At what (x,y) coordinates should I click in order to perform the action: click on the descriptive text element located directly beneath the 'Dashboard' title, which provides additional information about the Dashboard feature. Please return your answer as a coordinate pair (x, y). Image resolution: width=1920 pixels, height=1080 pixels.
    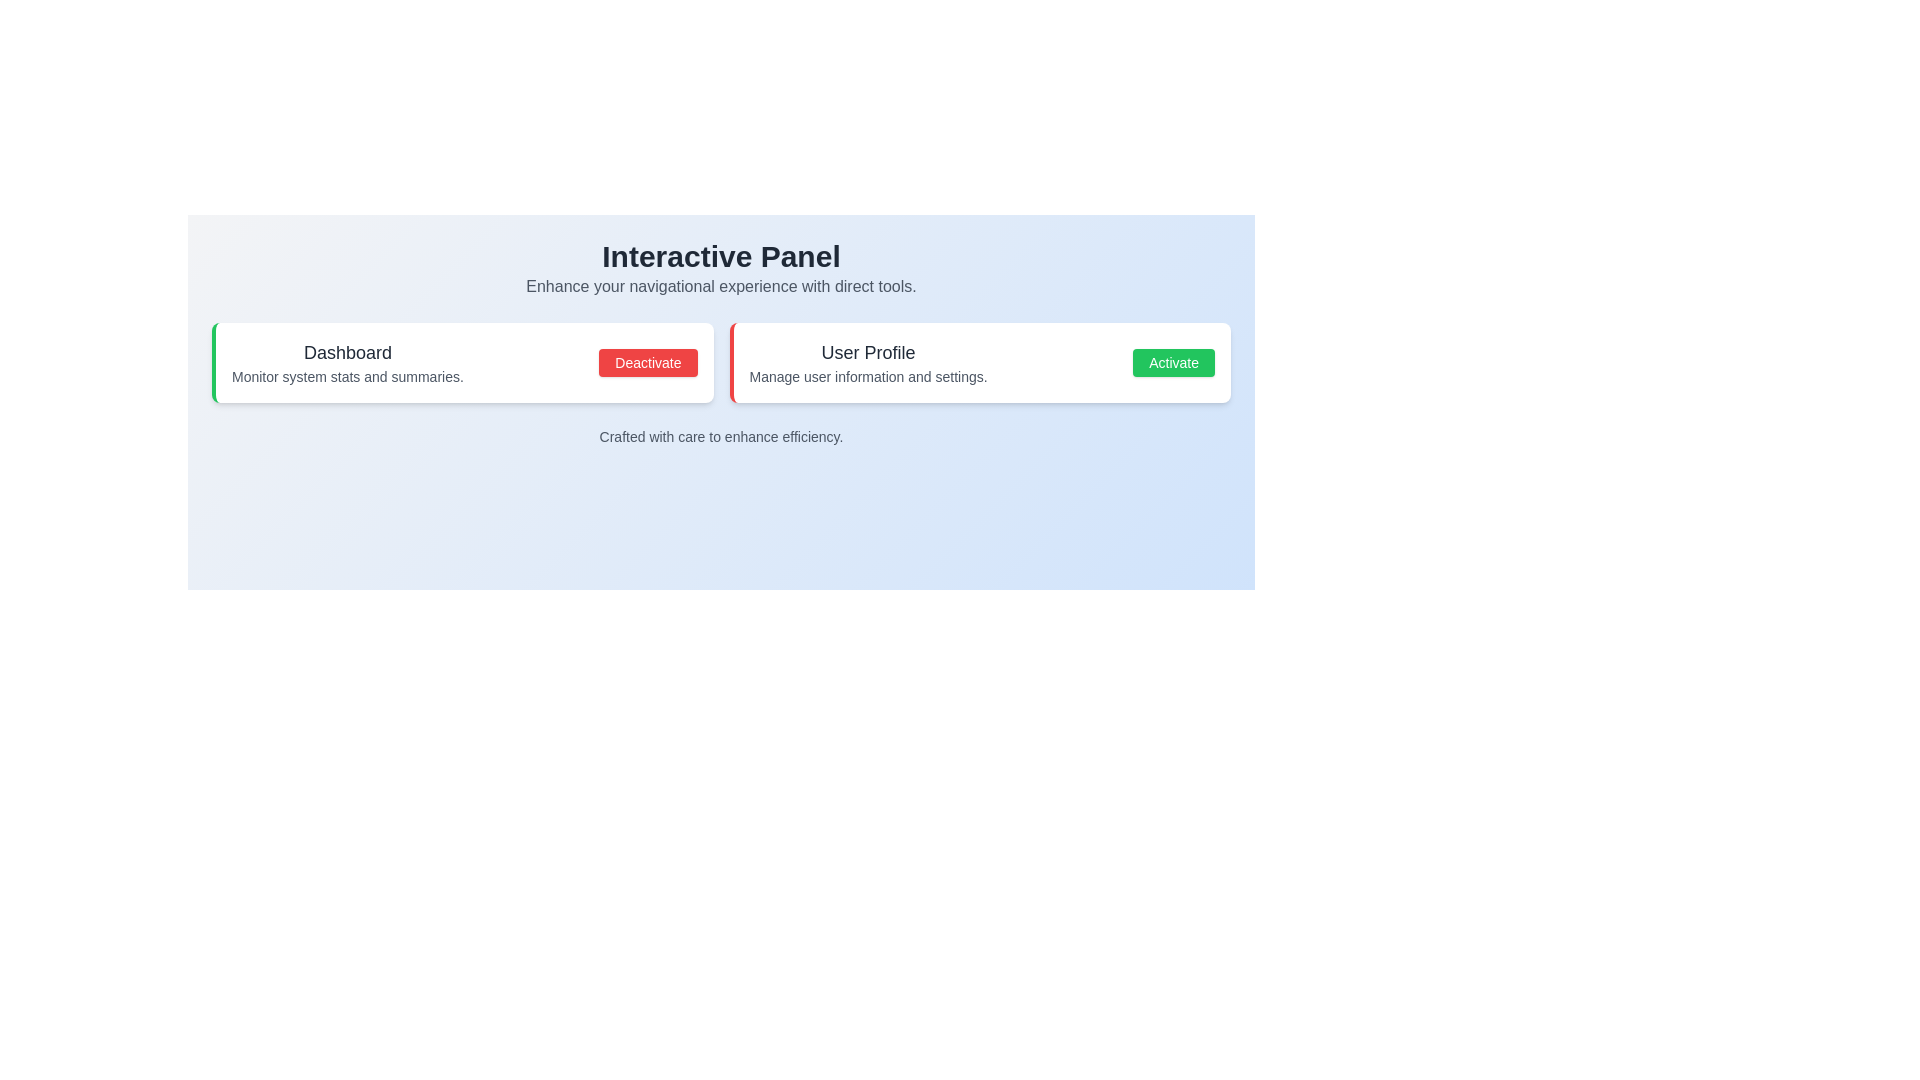
    Looking at the image, I should click on (347, 377).